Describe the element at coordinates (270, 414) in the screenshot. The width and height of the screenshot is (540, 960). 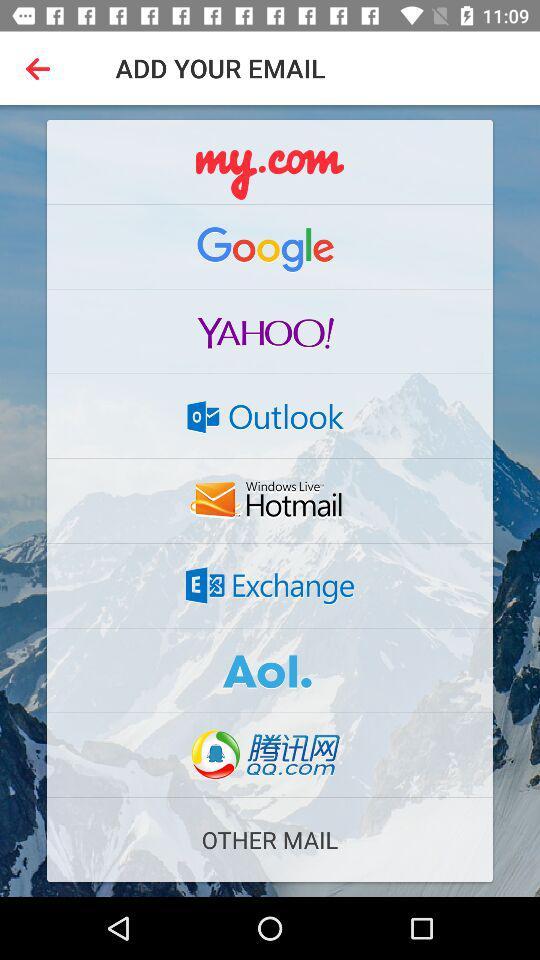
I see `the outlook logo on the web page` at that location.